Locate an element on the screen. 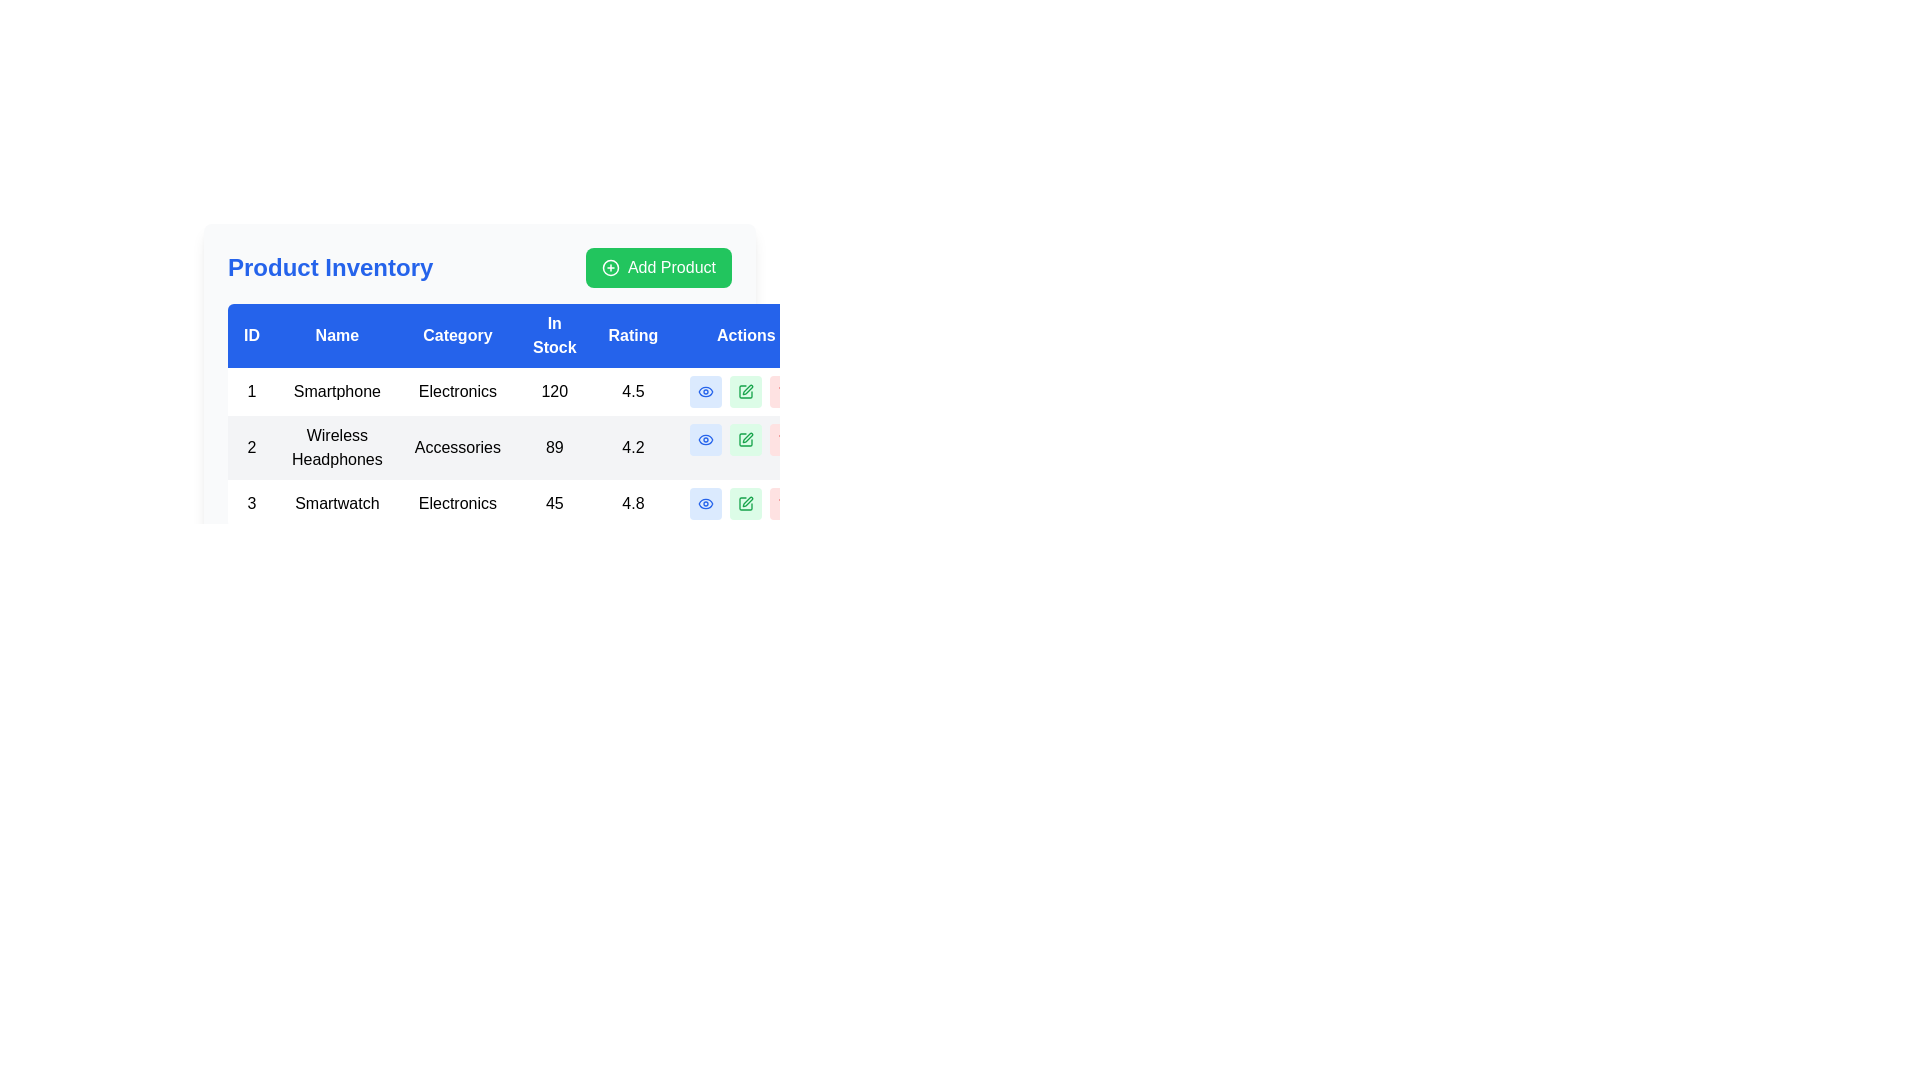  the text label displaying the numerical value '4.5' in the fifth column of the first row of the Product Inventory table is located at coordinates (632, 392).